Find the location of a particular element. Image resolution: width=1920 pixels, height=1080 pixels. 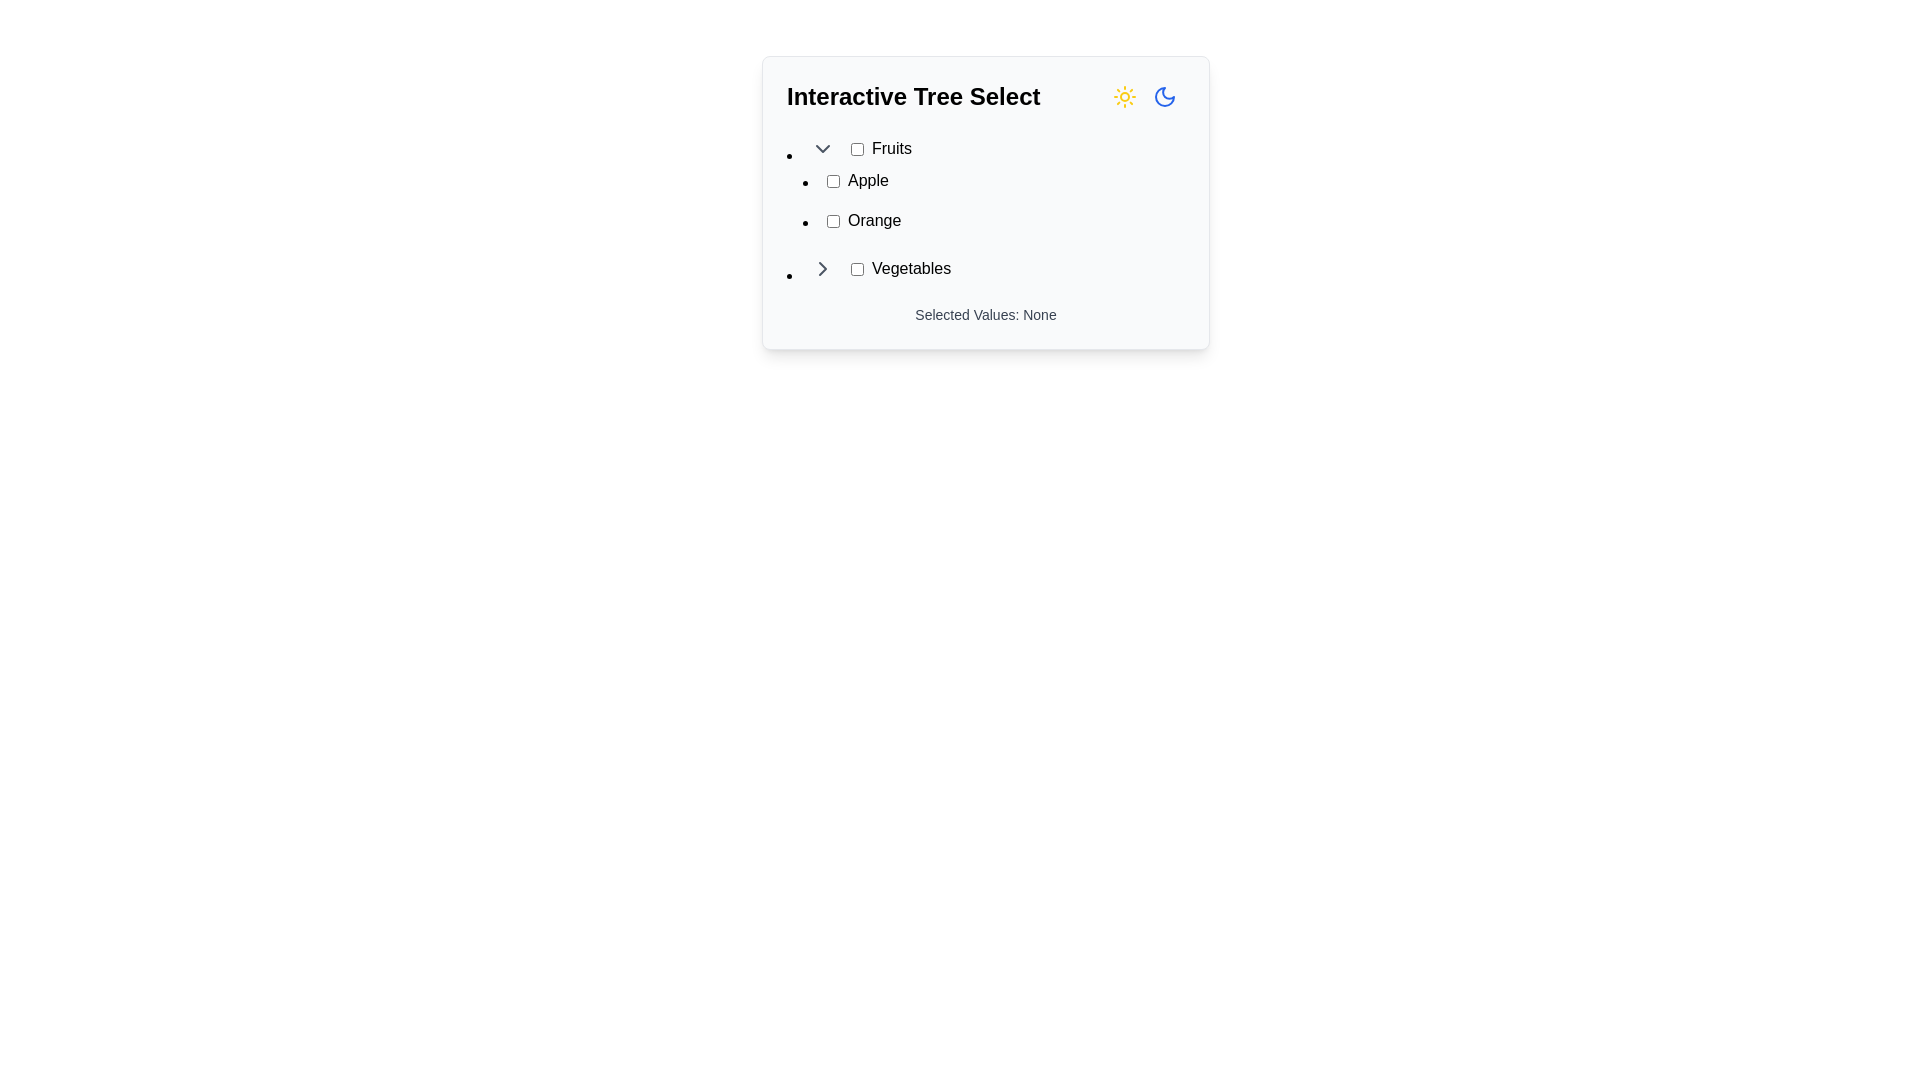

the interactive checkbox for the 'Vegetables' option is located at coordinates (857, 268).